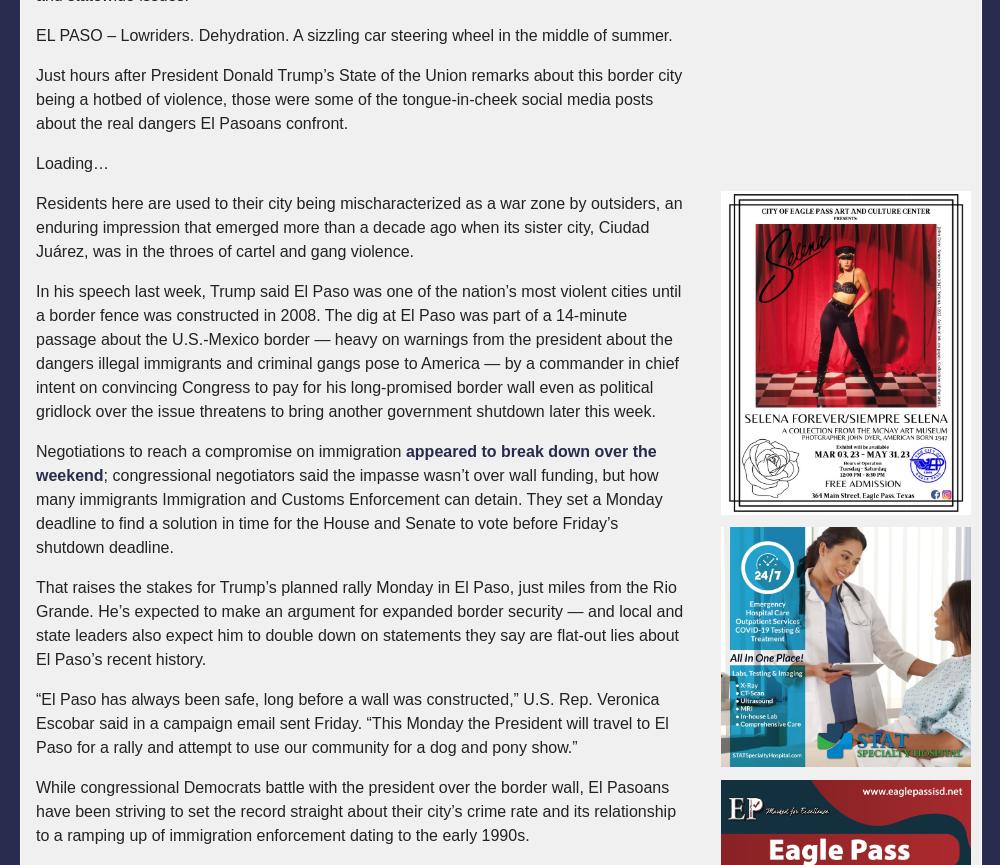  Describe the element at coordinates (358, 623) in the screenshot. I see `'That raises the stakes for Trump’s planned rally Monday in El Paso, just miles from the Rio Grande. He’s expected to make an argument for expanded border security — and local and state leaders also expect him to double down on statements they say are flat-out lies about El Paso’s recent history.'` at that location.